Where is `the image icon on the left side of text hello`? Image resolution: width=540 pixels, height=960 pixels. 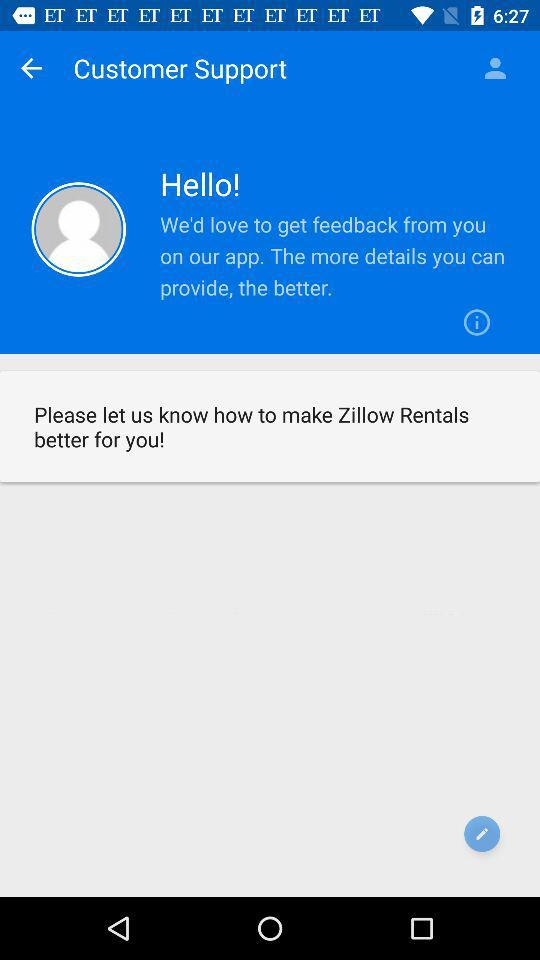
the image icon on the left side of text hello is located at coordinates (78, 229).